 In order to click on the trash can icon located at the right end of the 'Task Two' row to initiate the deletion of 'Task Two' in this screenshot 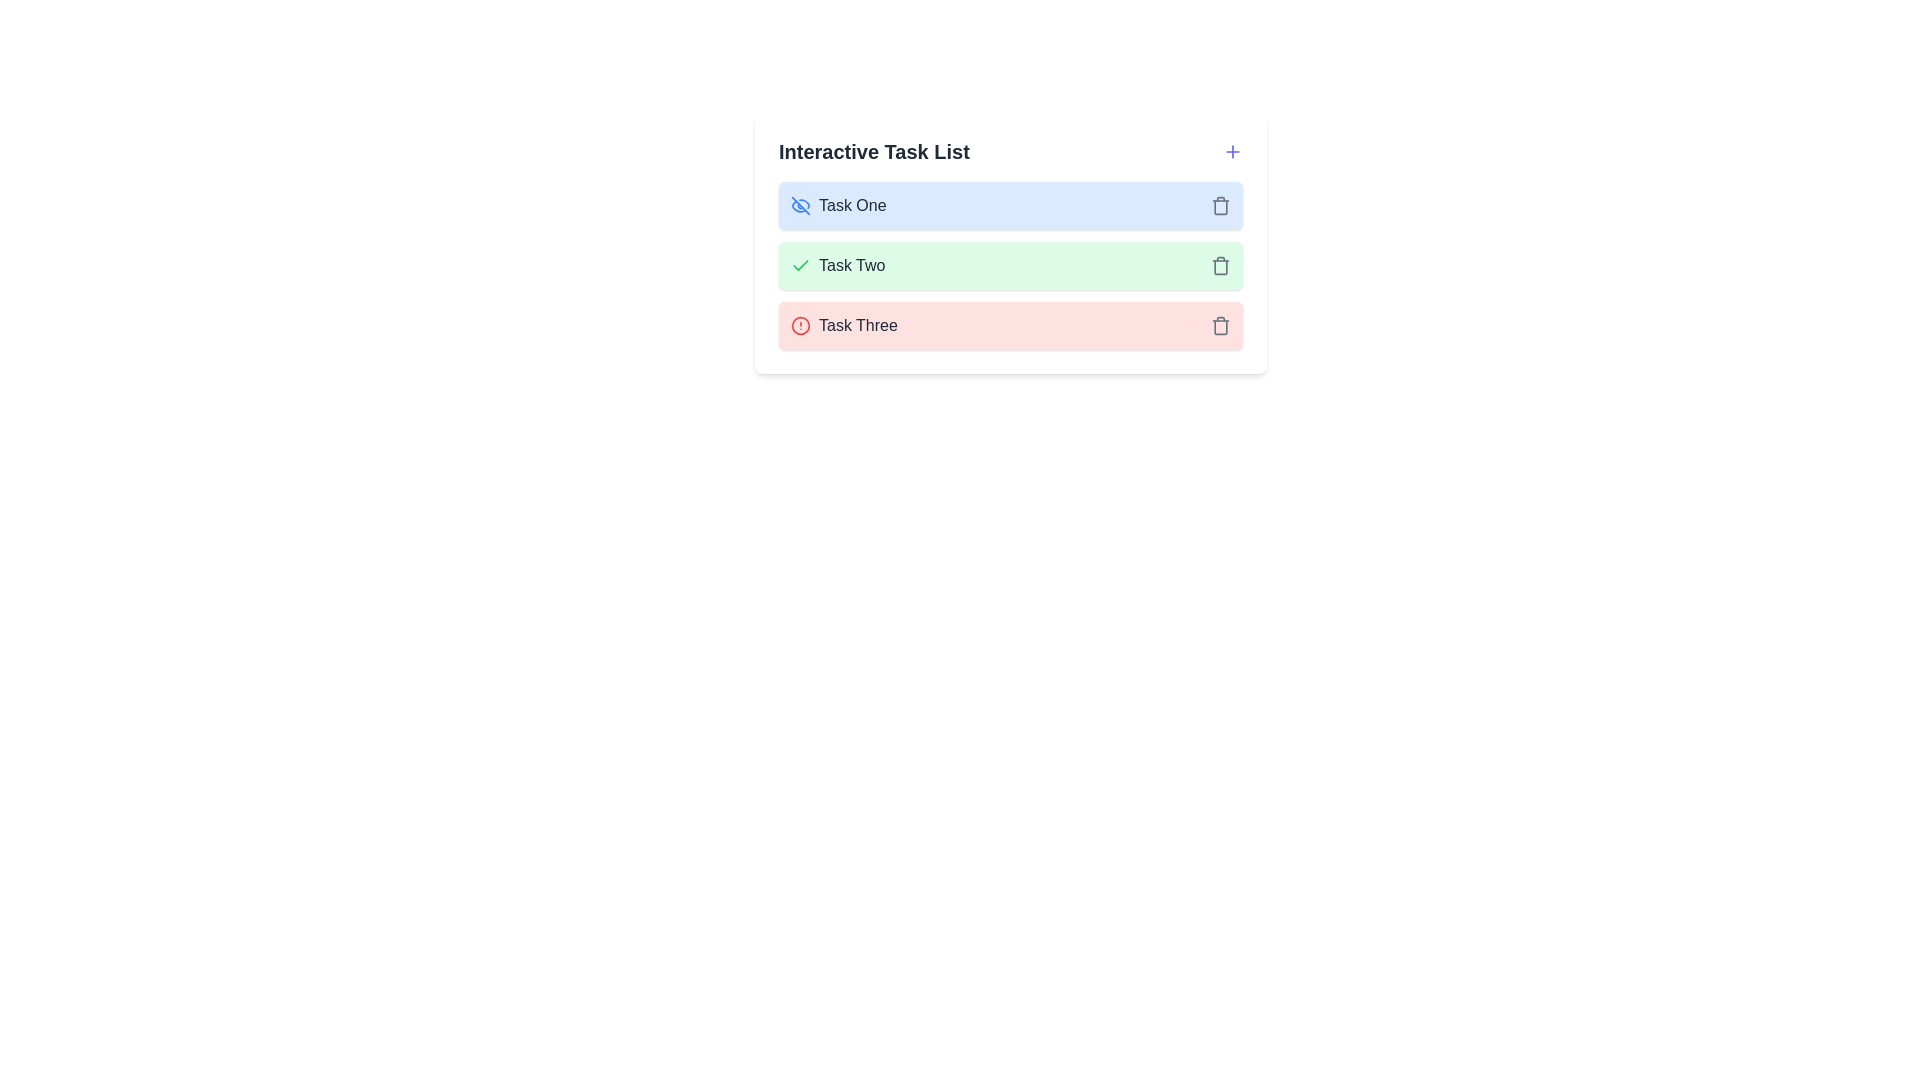, I will do `click(1219, 265)`.